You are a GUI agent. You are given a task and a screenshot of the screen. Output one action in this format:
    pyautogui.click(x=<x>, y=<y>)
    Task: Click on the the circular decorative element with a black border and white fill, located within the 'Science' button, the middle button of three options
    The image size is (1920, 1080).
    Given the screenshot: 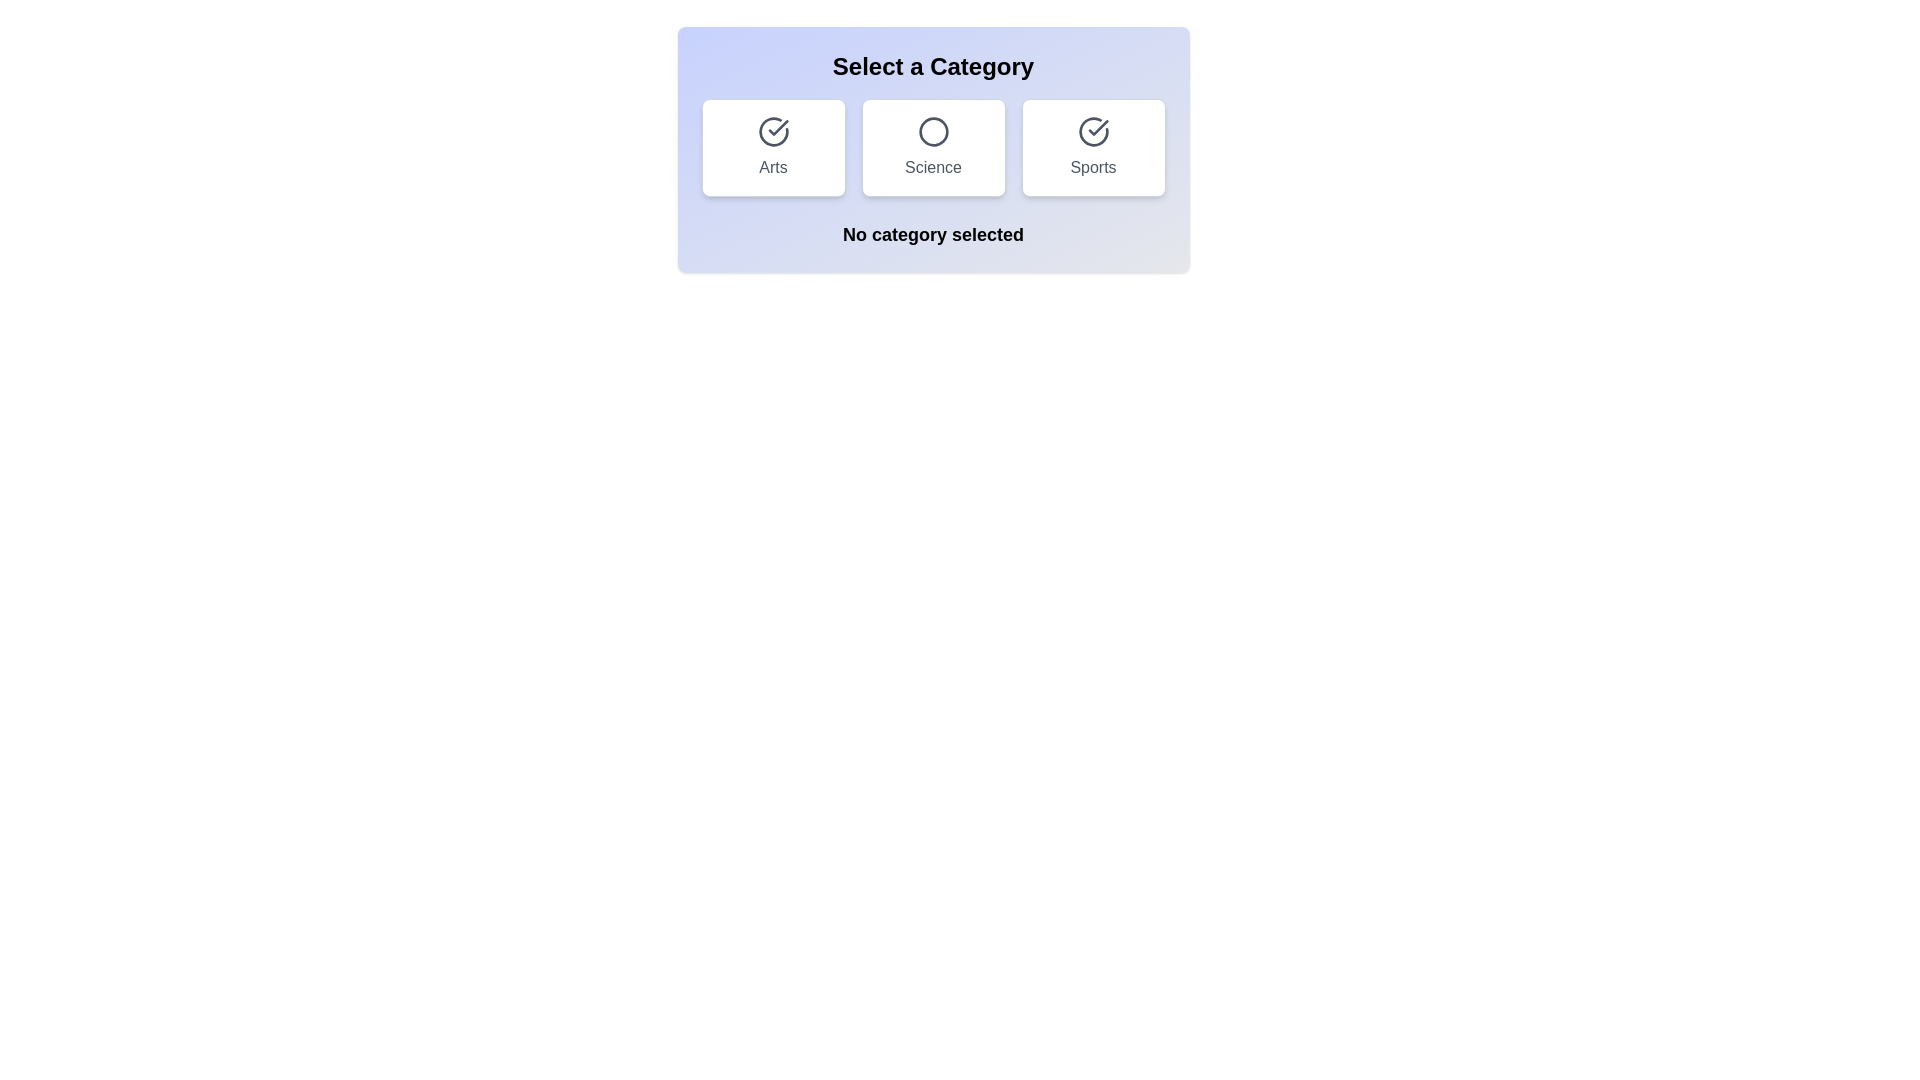 What is the action you would take?
    pyautogui.click(x=932, y=131)
    